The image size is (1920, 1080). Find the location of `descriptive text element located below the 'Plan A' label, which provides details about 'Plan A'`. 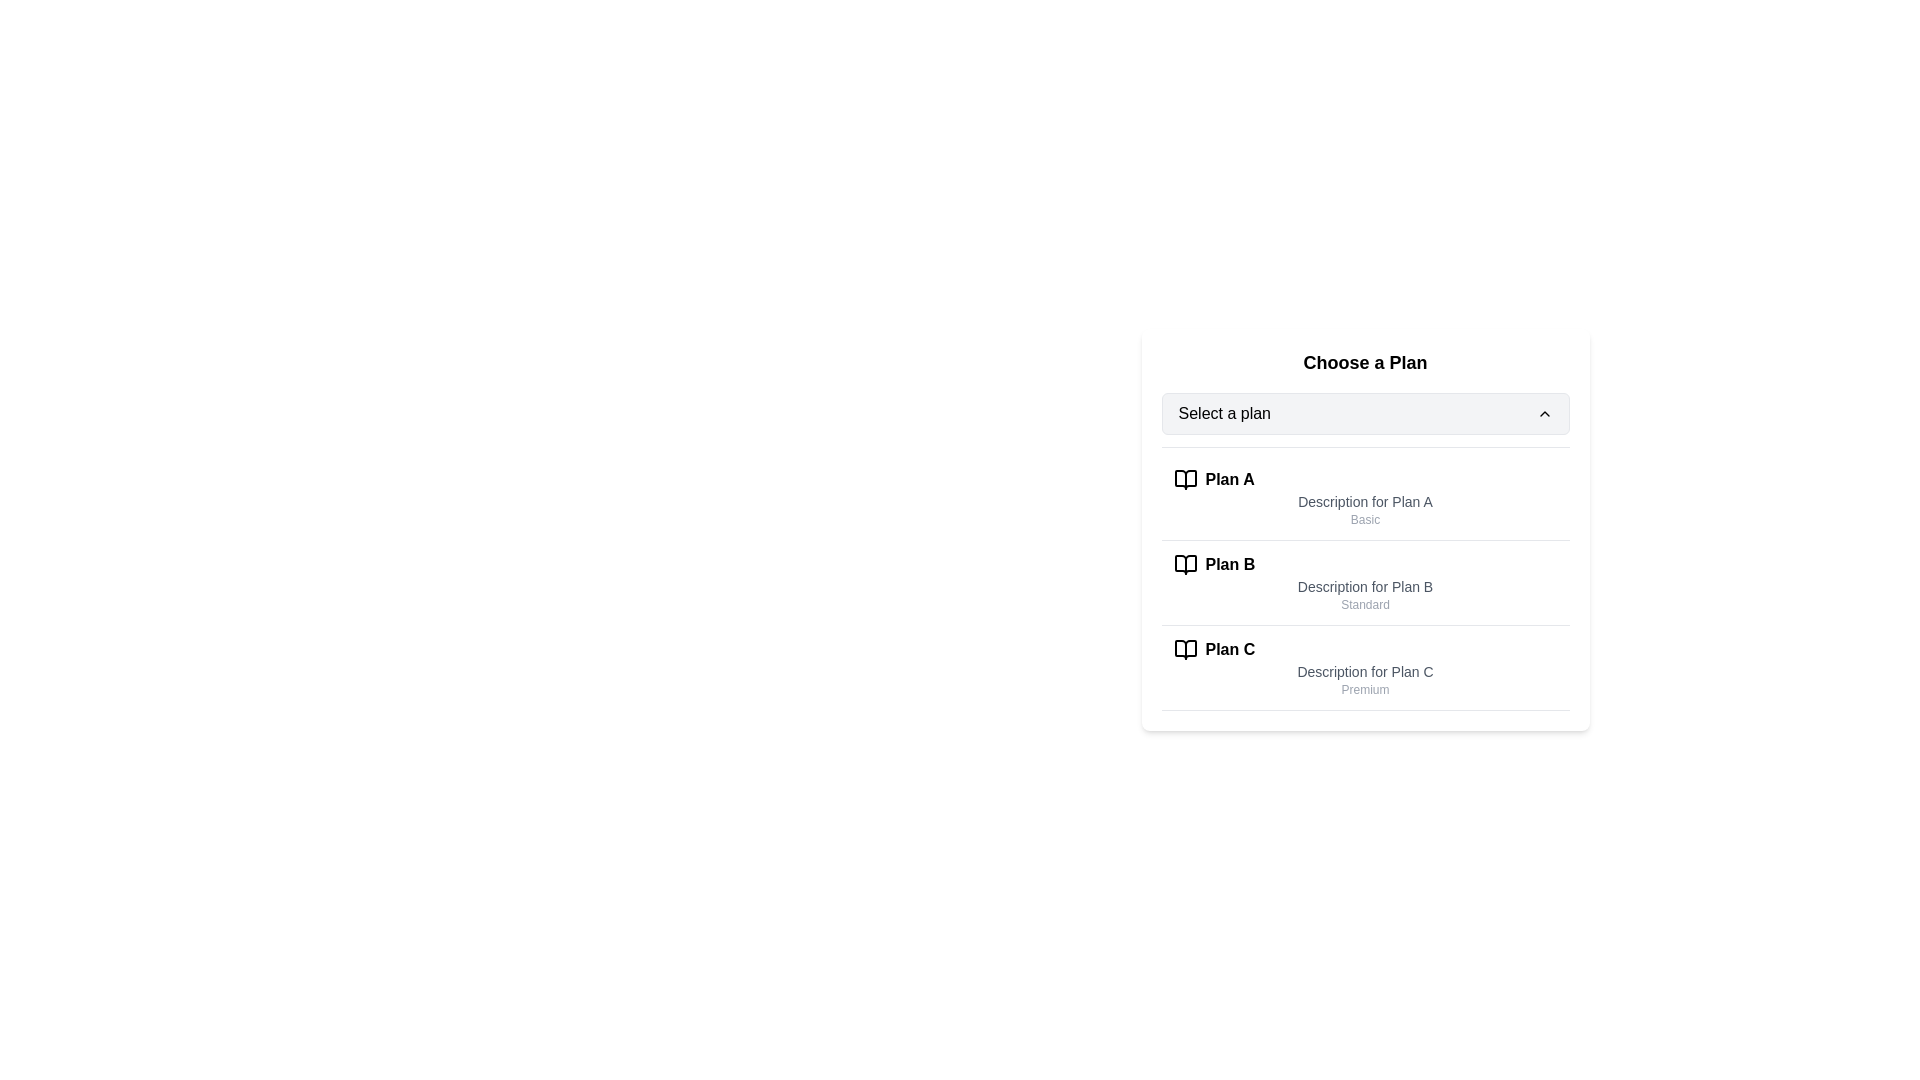

descriptive text element located below the 'Plan A' label, which provides details about 'Plan A' is located at coordinates (1364, 500).